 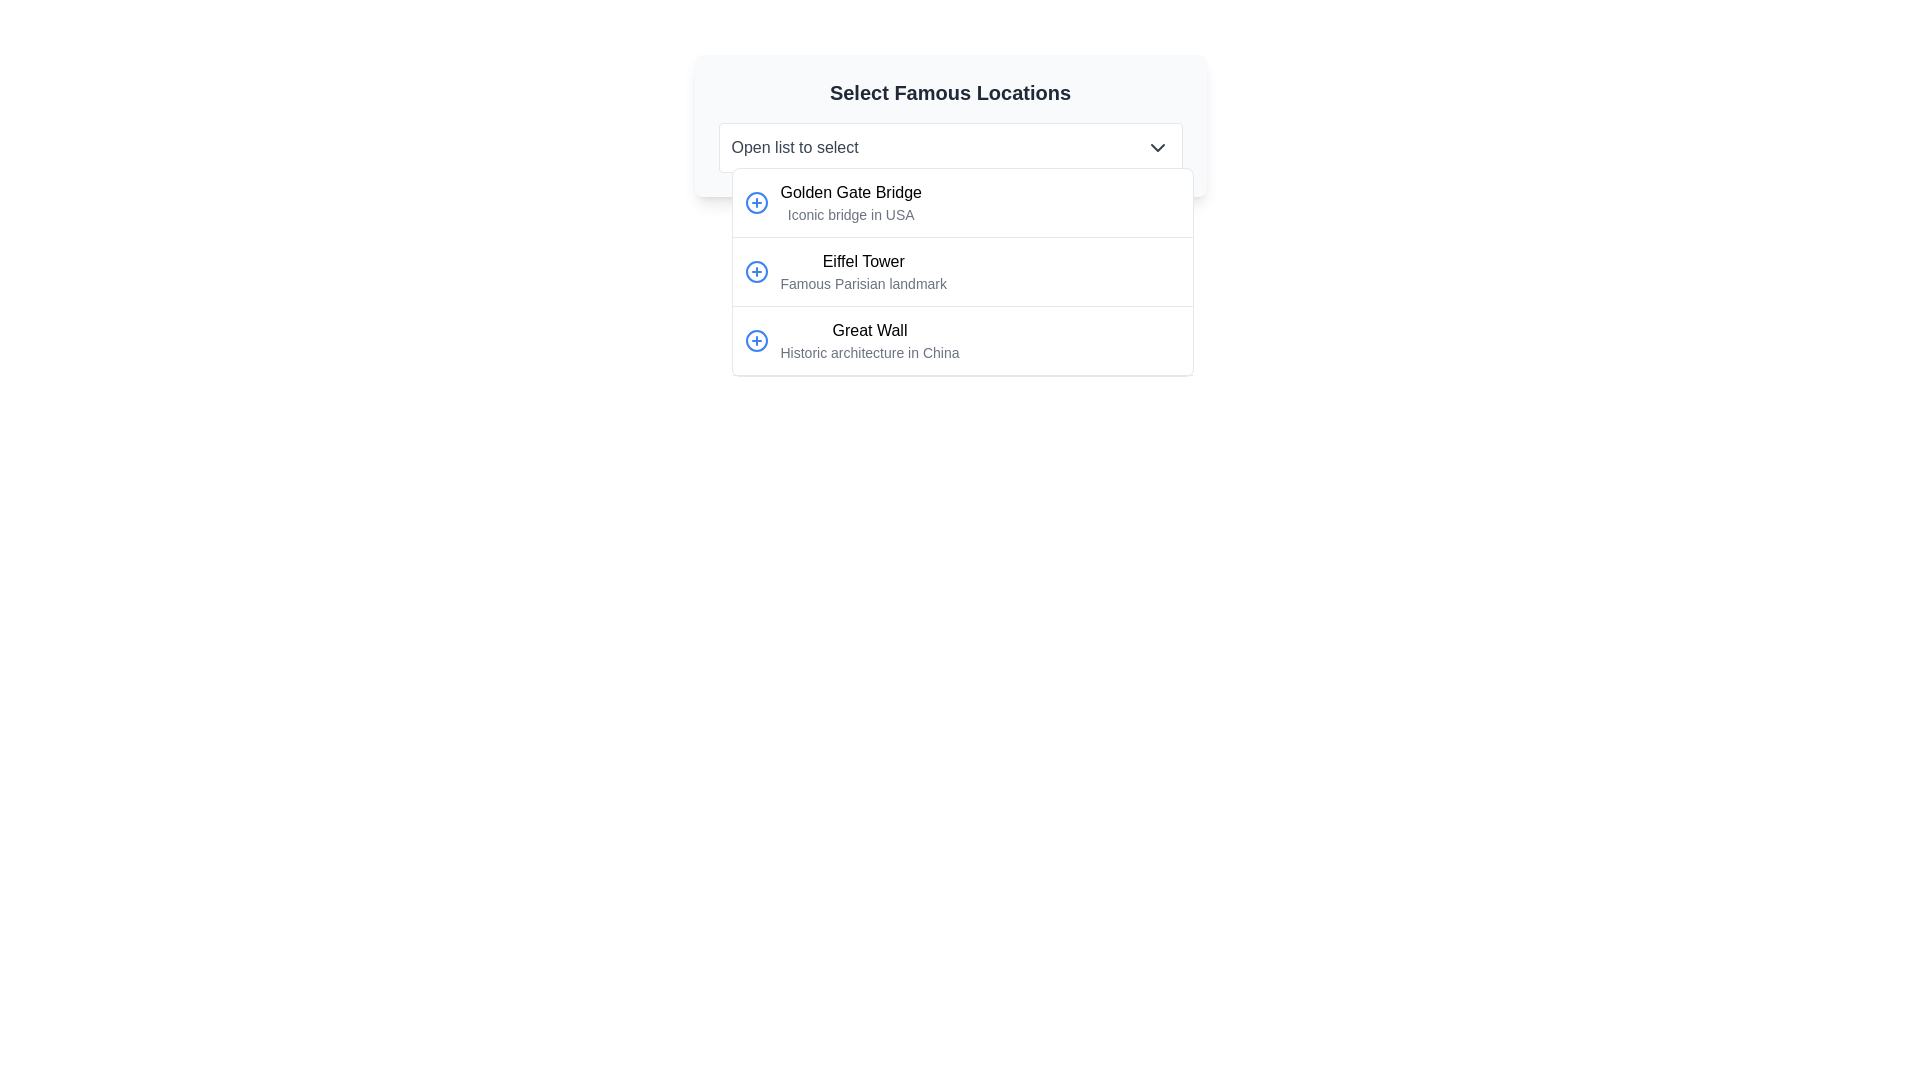 I want to click on the dropdown menu located centrally in the interface below the title 'Select Famous Locations', so click(x=949, y=126).